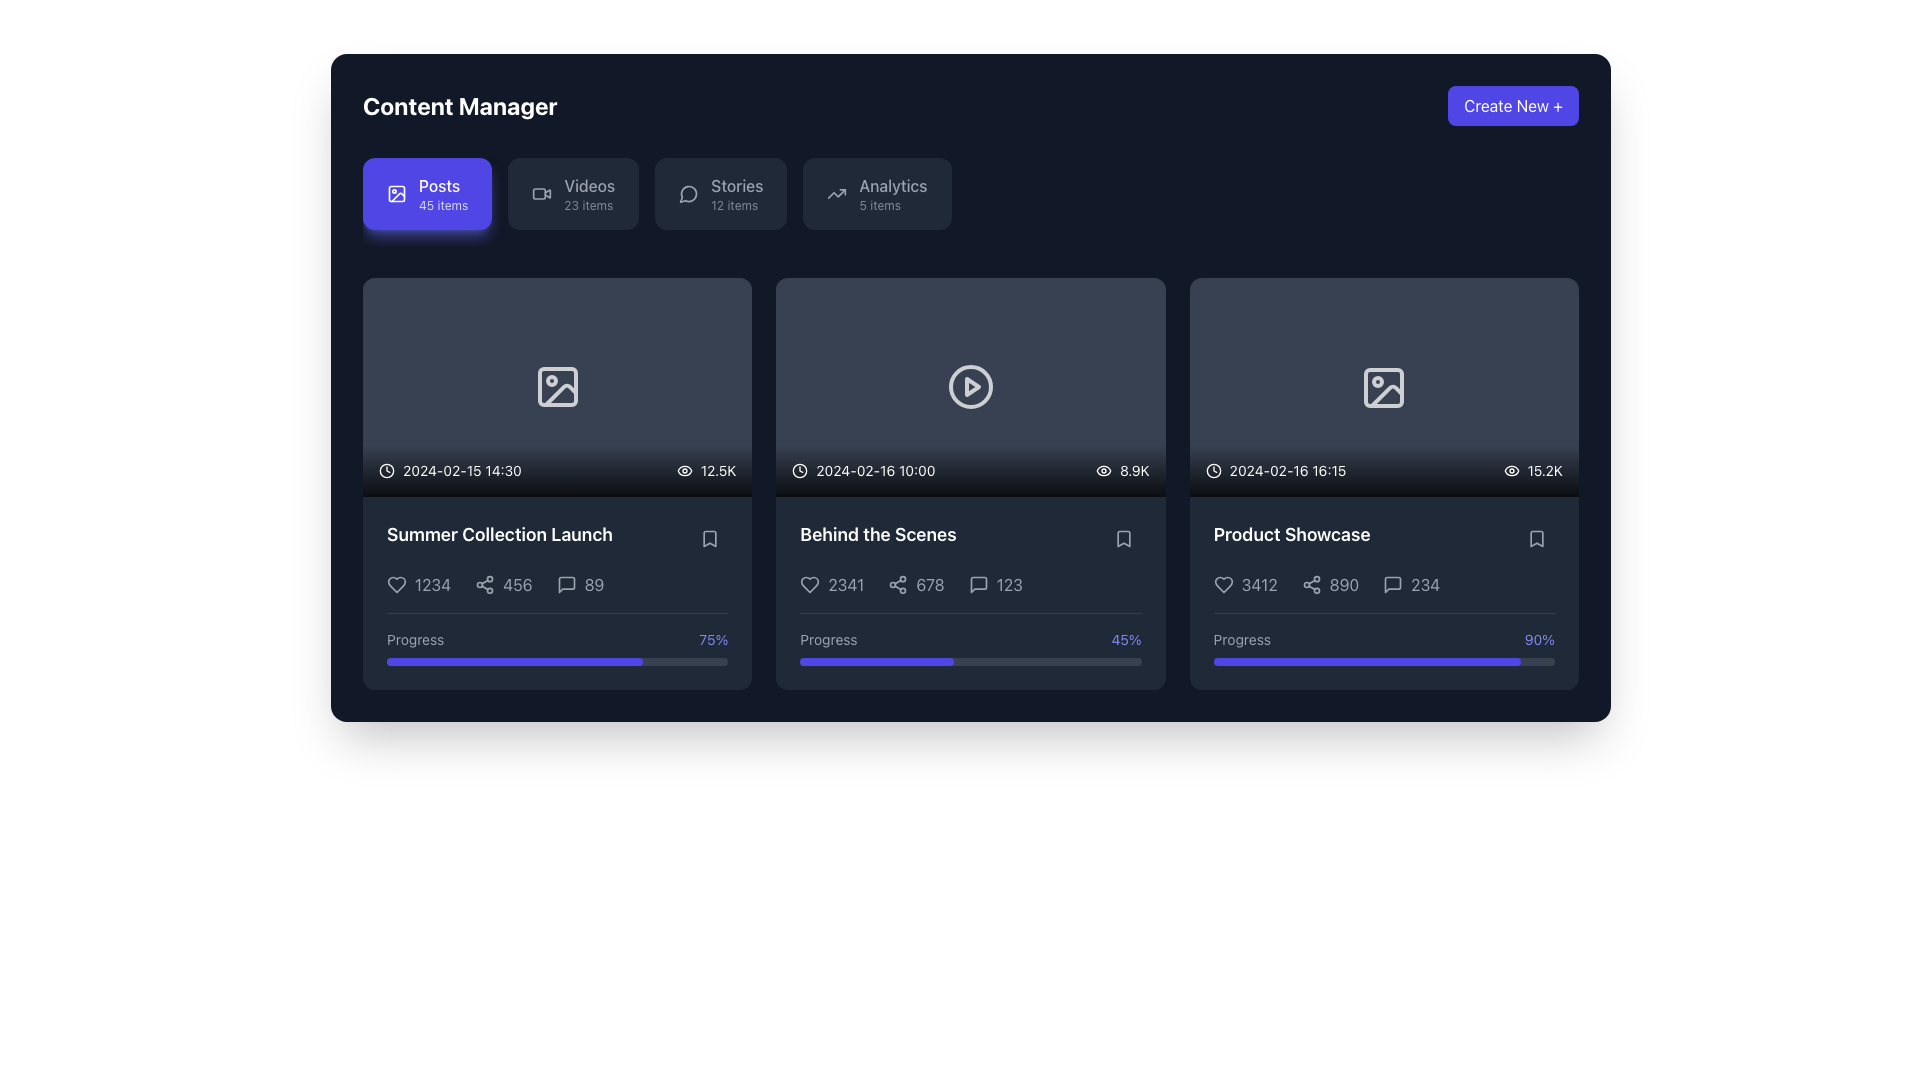 The height and width of the screenshot is (1080, 1920). Describe the element at coordinates (1212, 470) in the screenshot. I see `the clock icon located to the left of the timestamp '2024-02-16 16:15' within the 'Product Showcase' card in the rightmost column of the grid` at that location.